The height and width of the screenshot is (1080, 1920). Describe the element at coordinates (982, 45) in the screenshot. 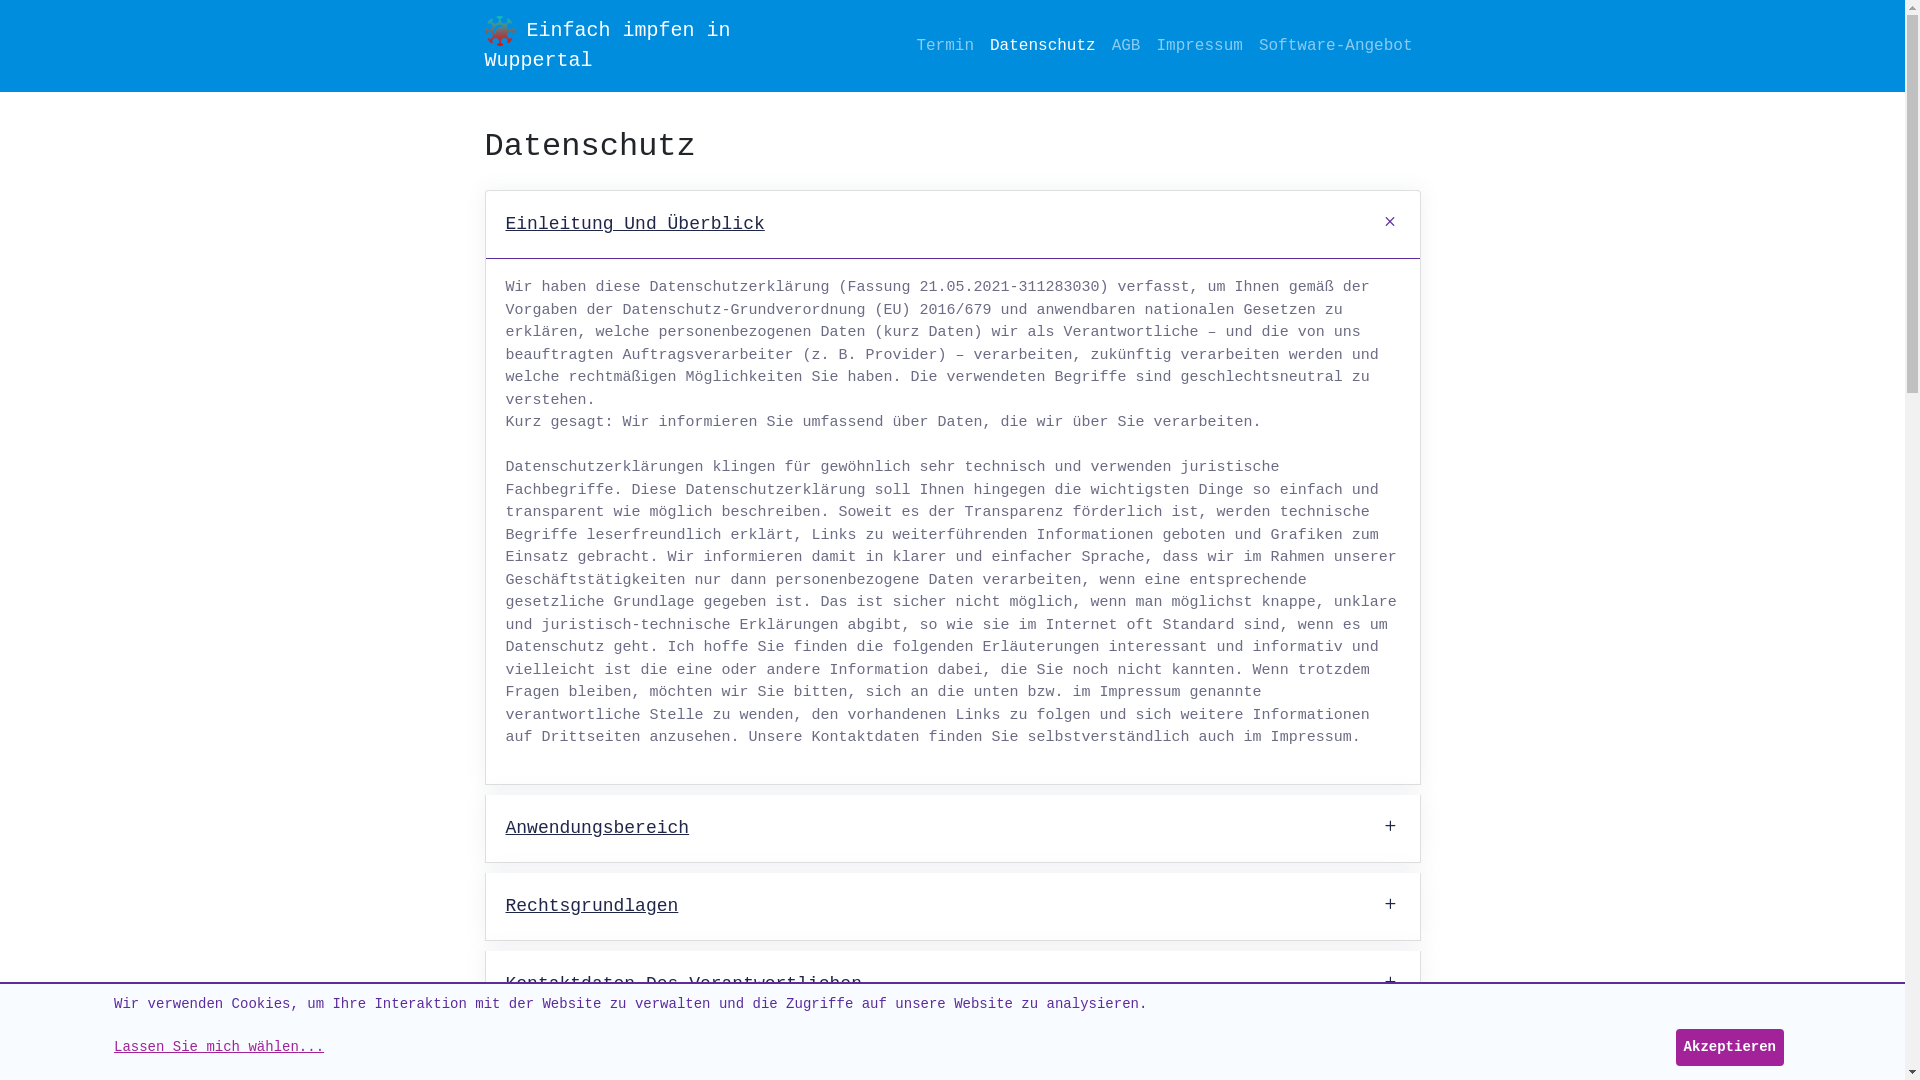

I see `'Datenschutz'` at that location.